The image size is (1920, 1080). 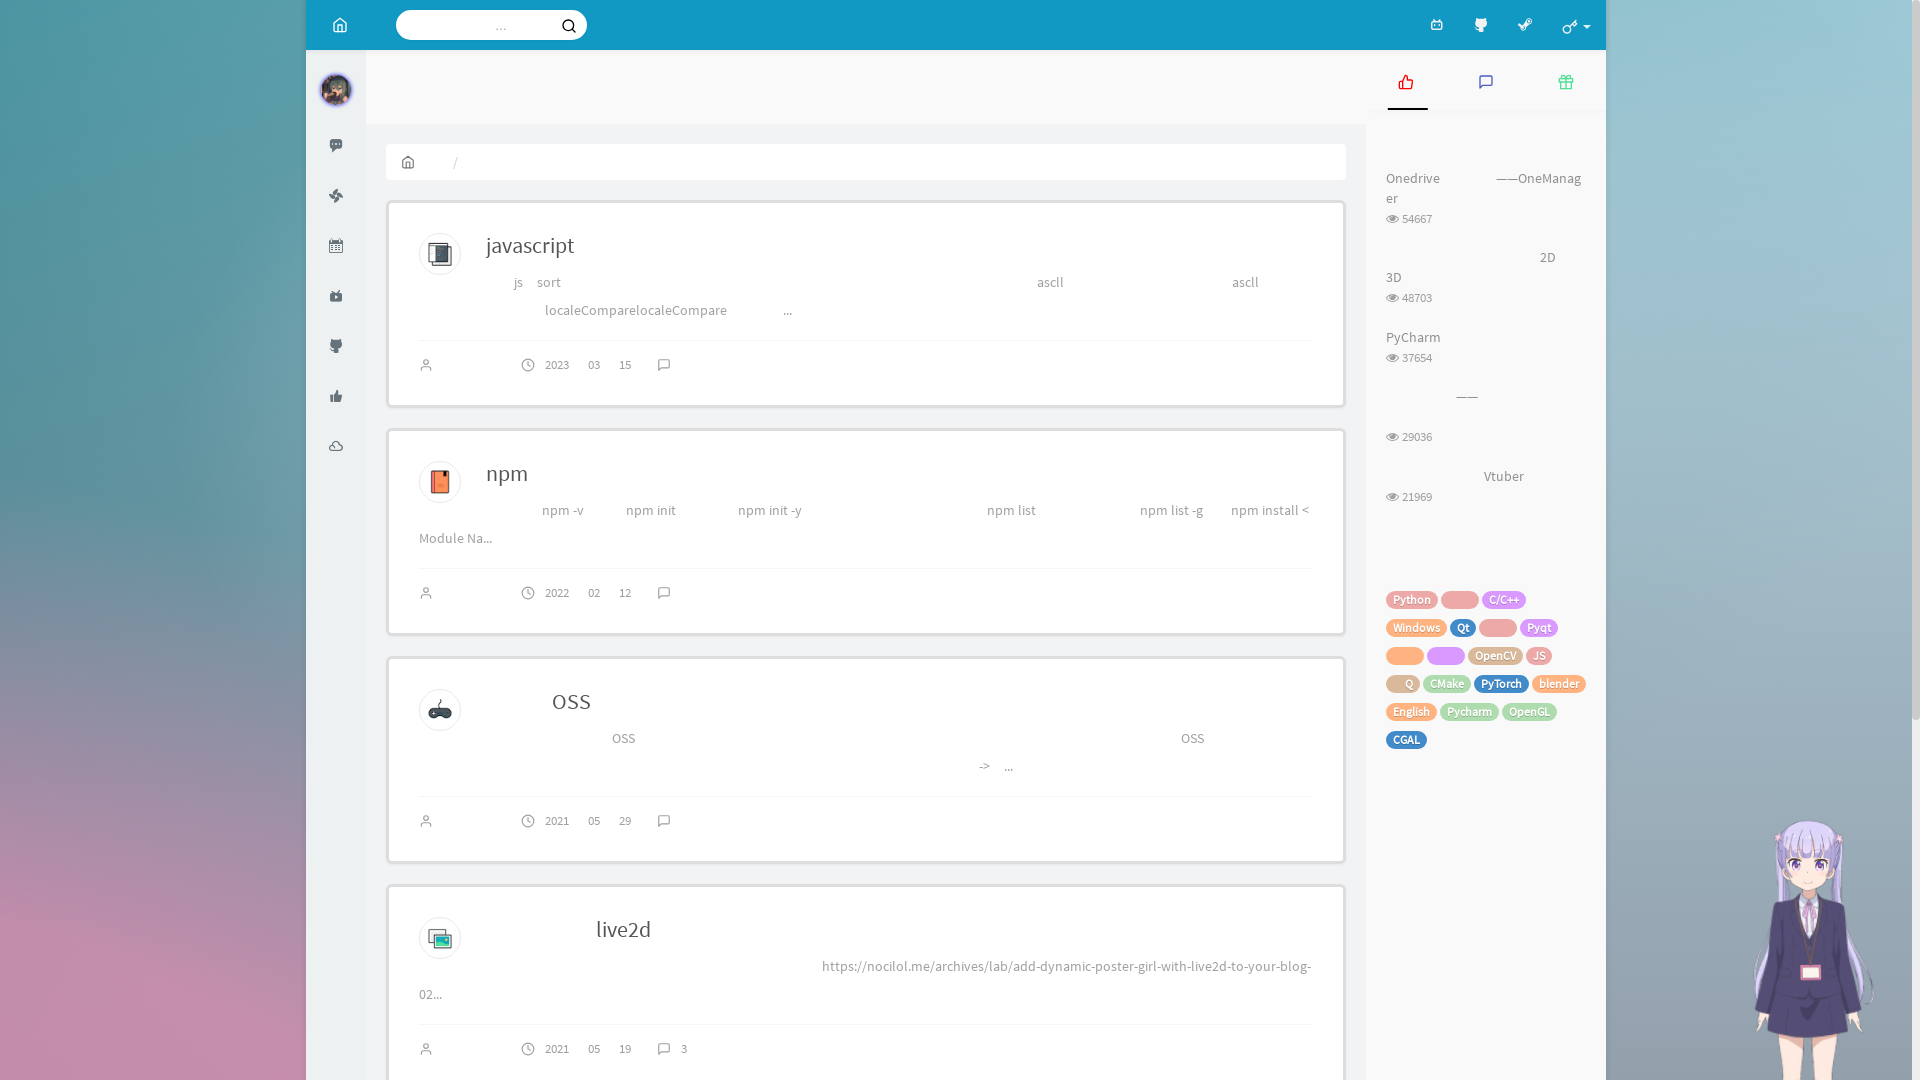 I want to click on 'JS', so click(x=1538, y=655).